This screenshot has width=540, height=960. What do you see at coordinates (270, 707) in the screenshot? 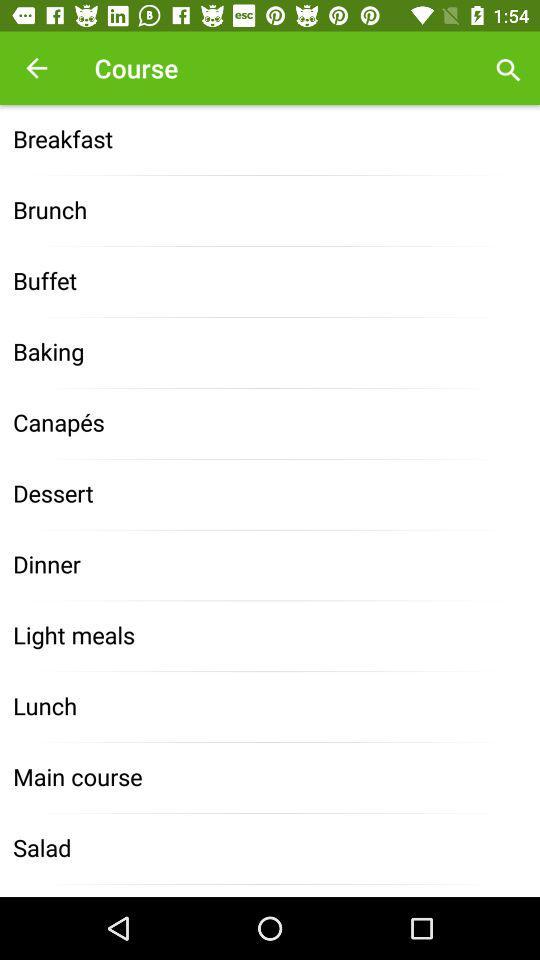
I see `lunch icon` at bounding box center [270, 707].